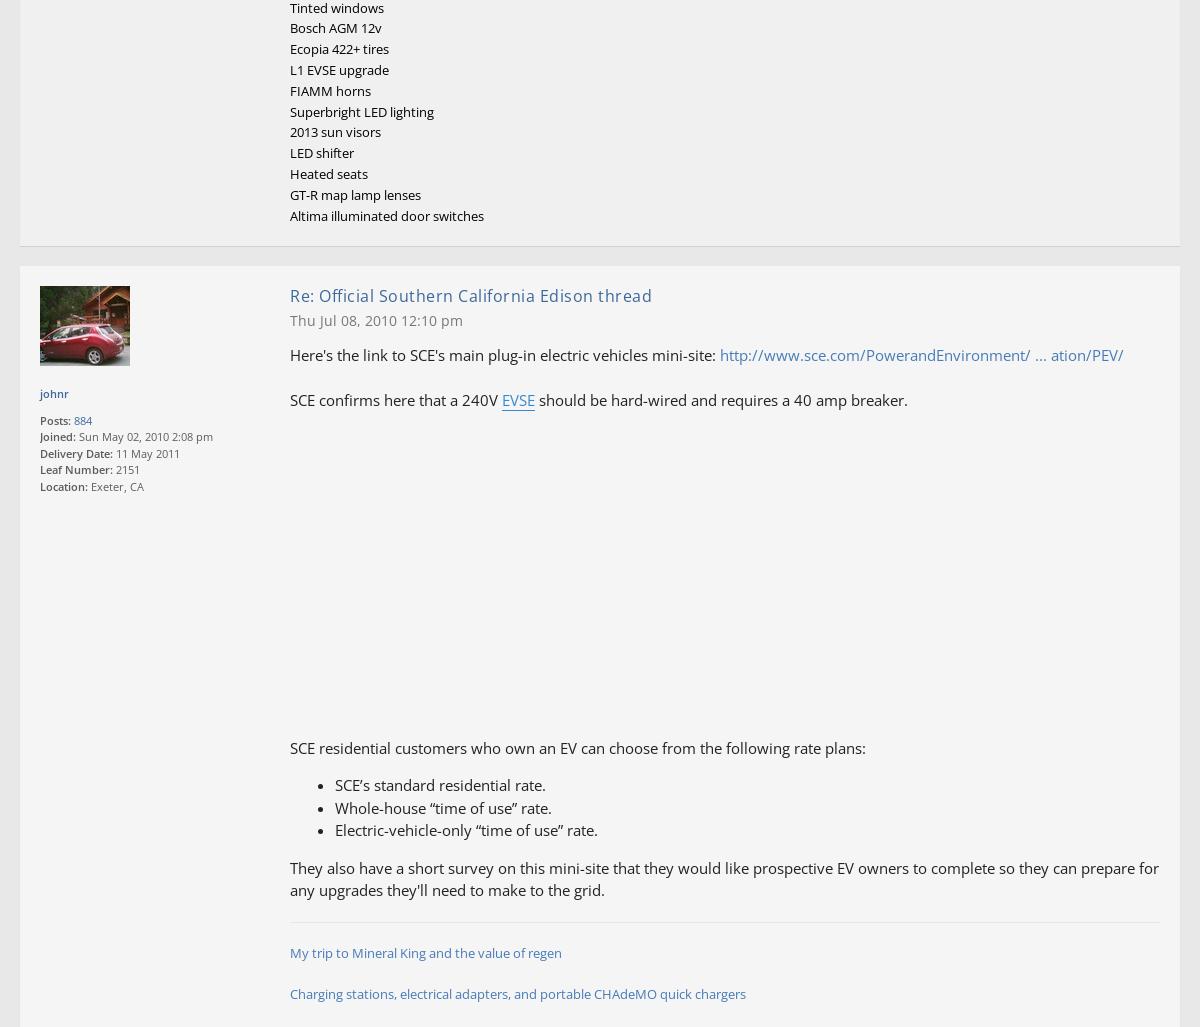  I want to click on 'GT-R map lamp lenses', so click(355, 193).